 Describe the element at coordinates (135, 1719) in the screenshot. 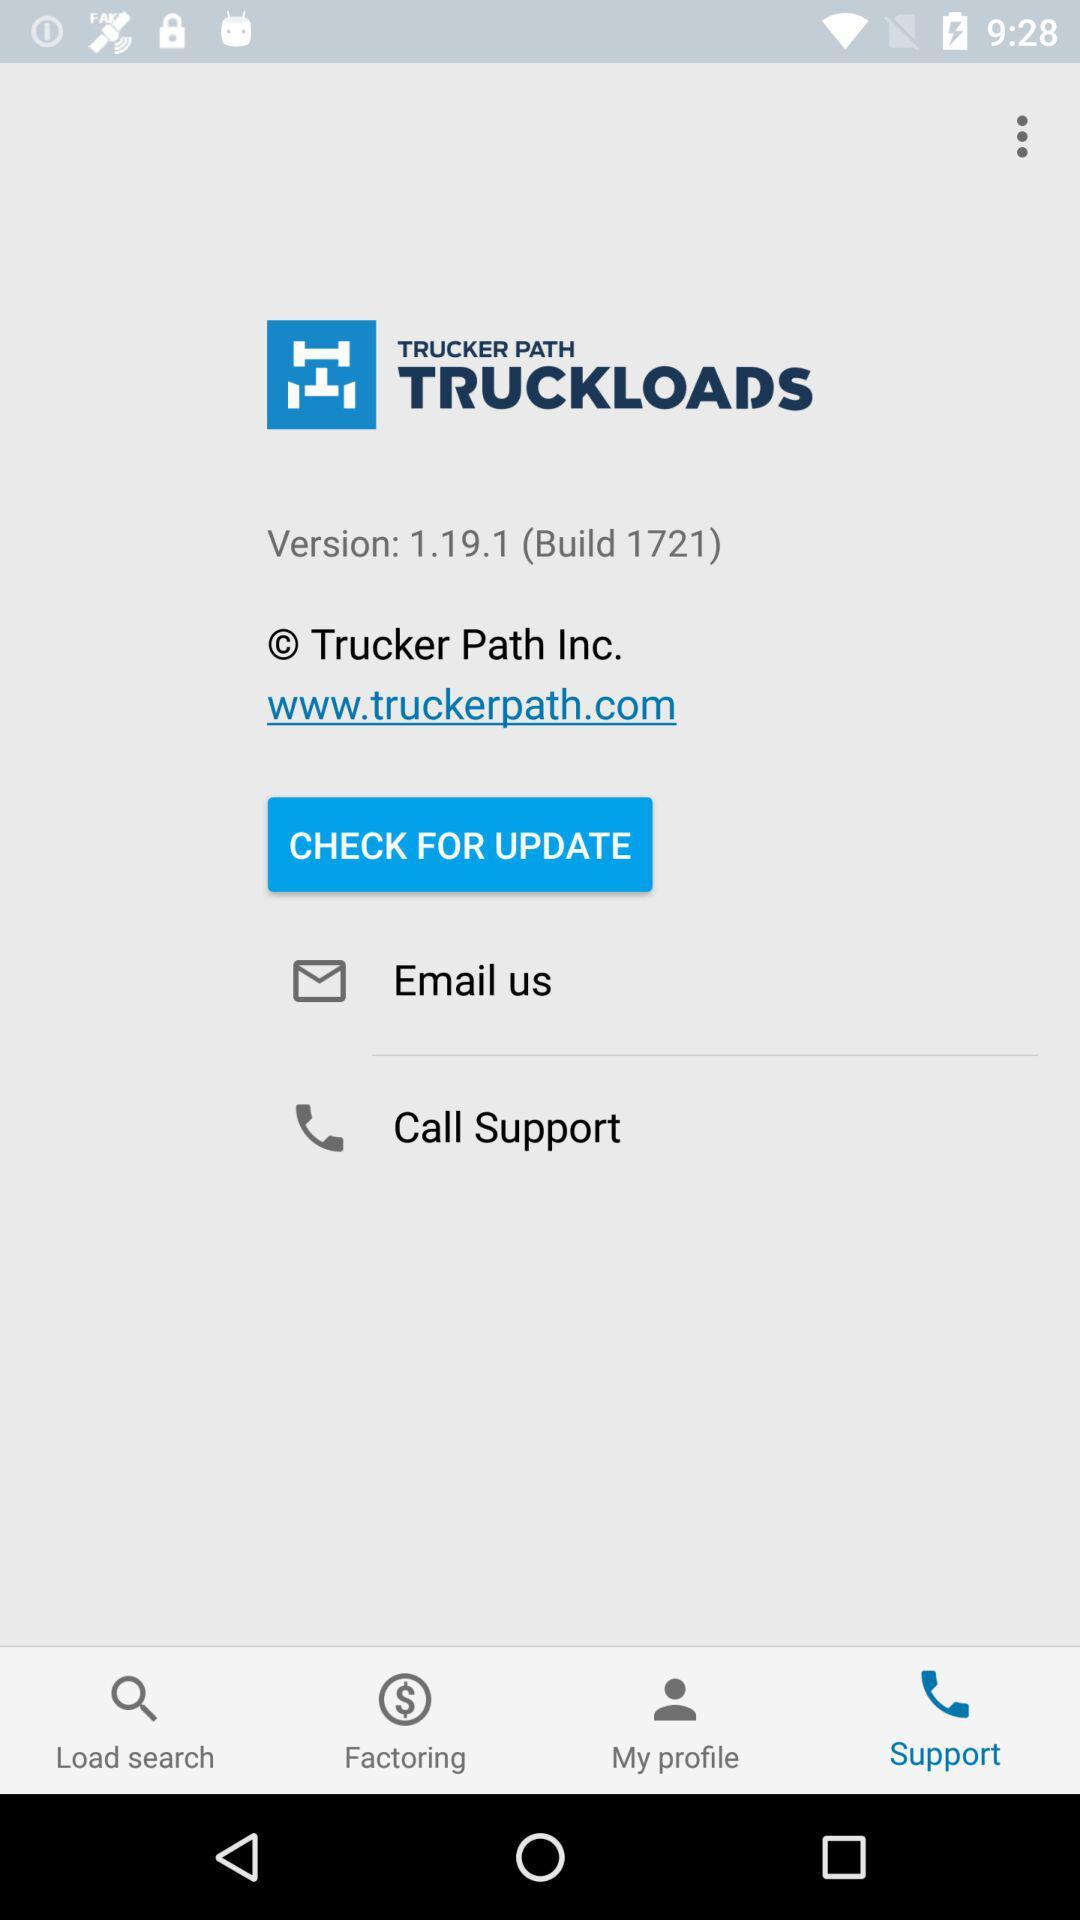

I see `item next to the factoring item` at that location.